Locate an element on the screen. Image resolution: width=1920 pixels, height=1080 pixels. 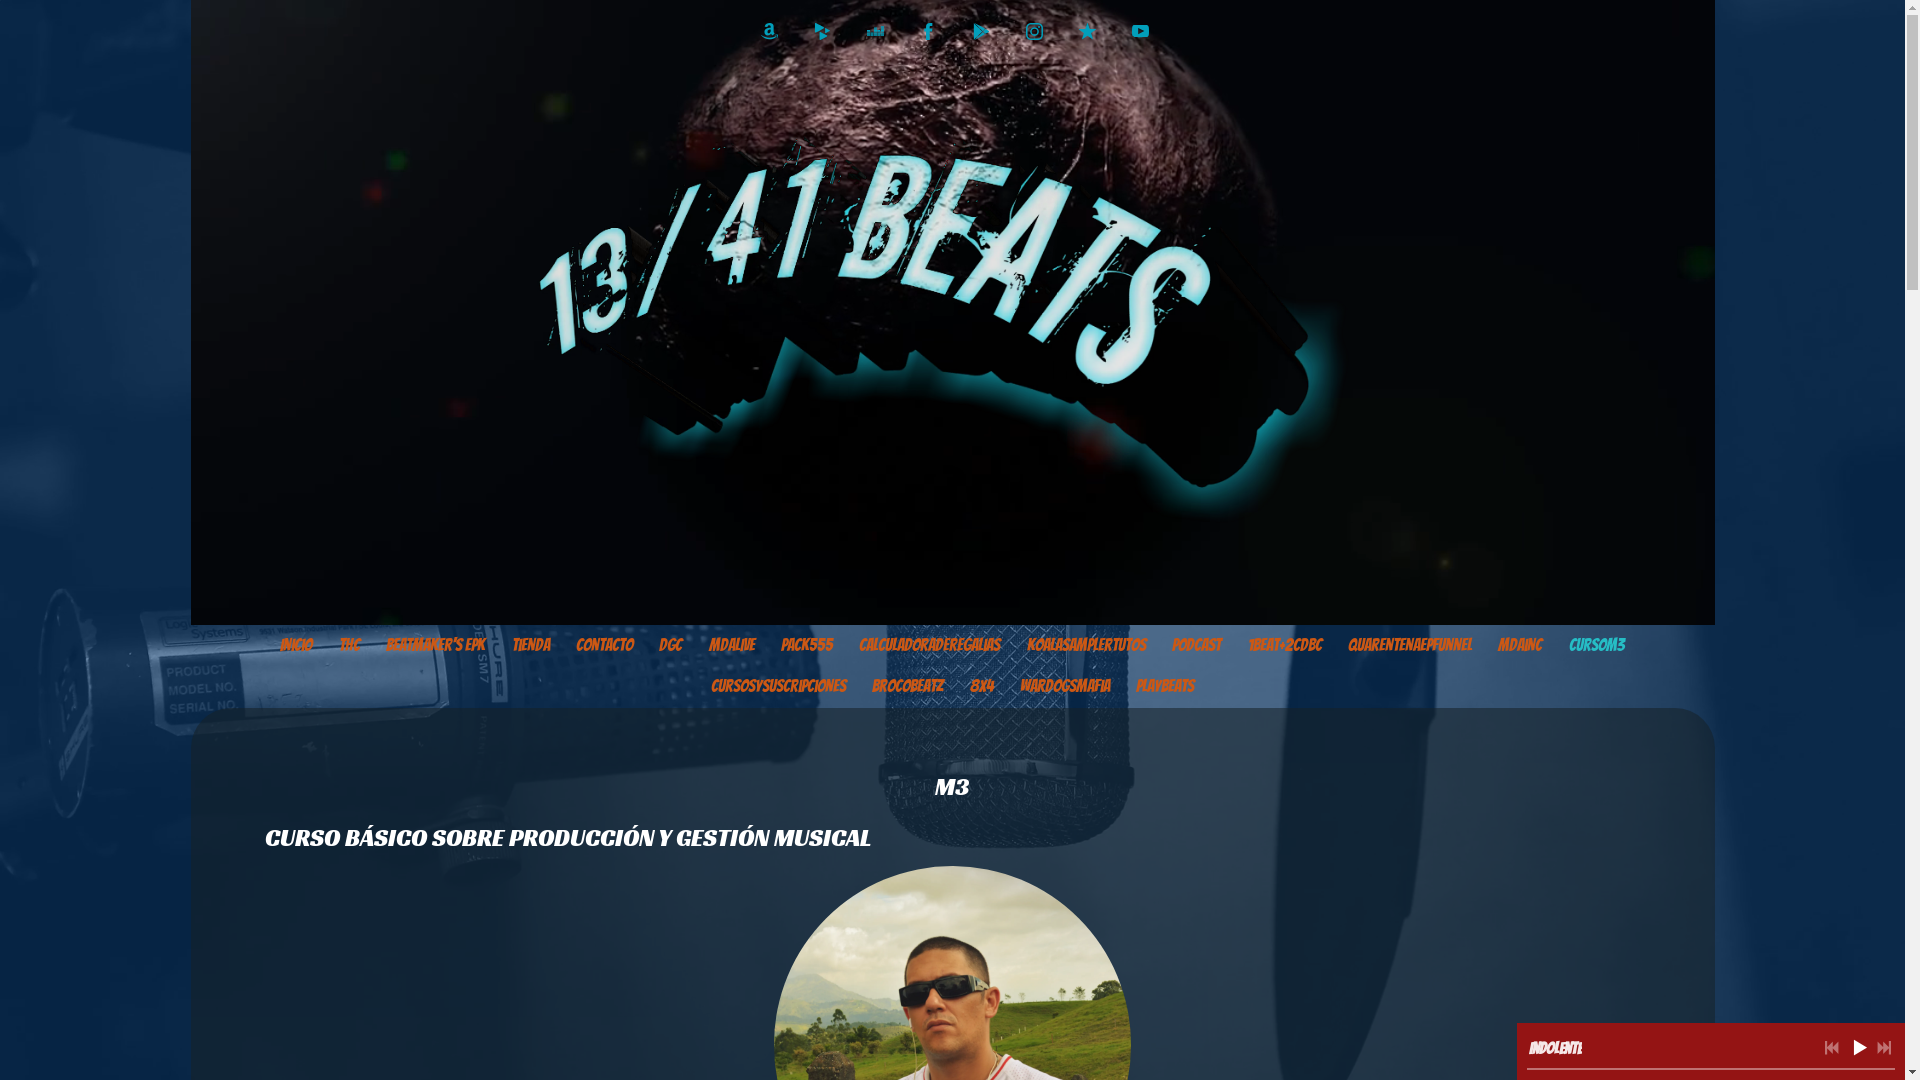
'Contacto' is located at coordinates (561, 645).